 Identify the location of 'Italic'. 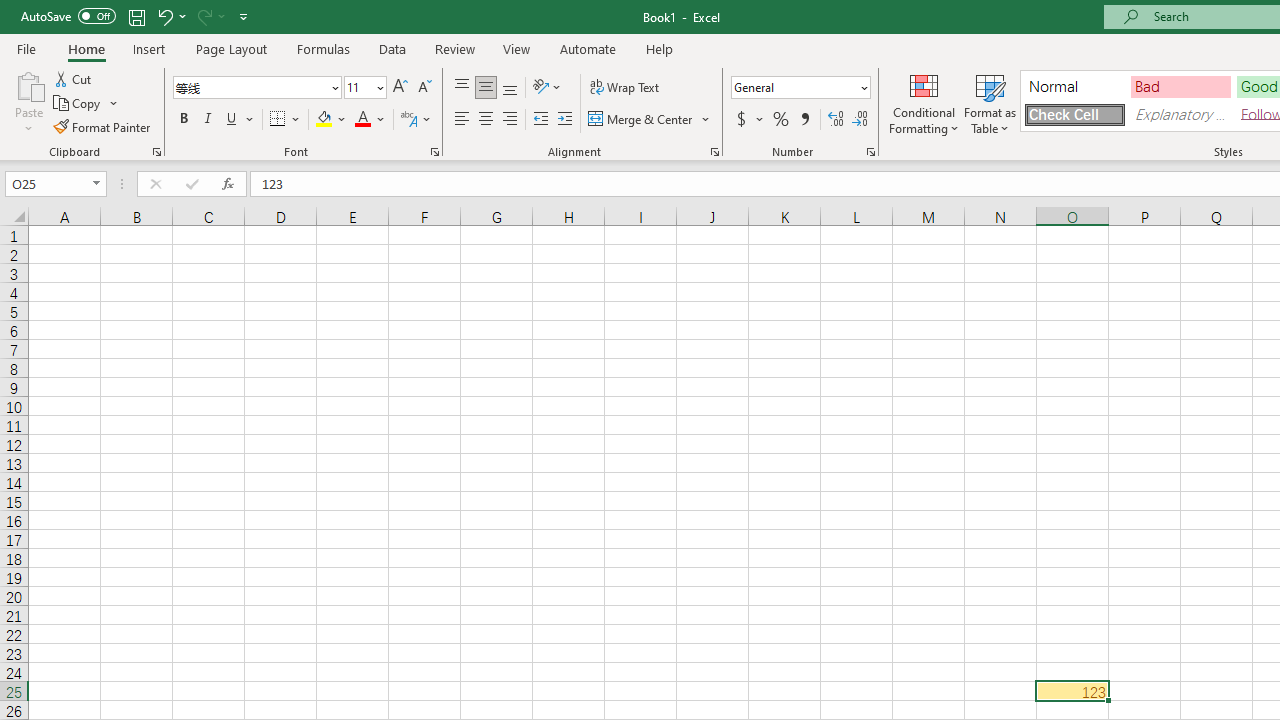
(208, 119).